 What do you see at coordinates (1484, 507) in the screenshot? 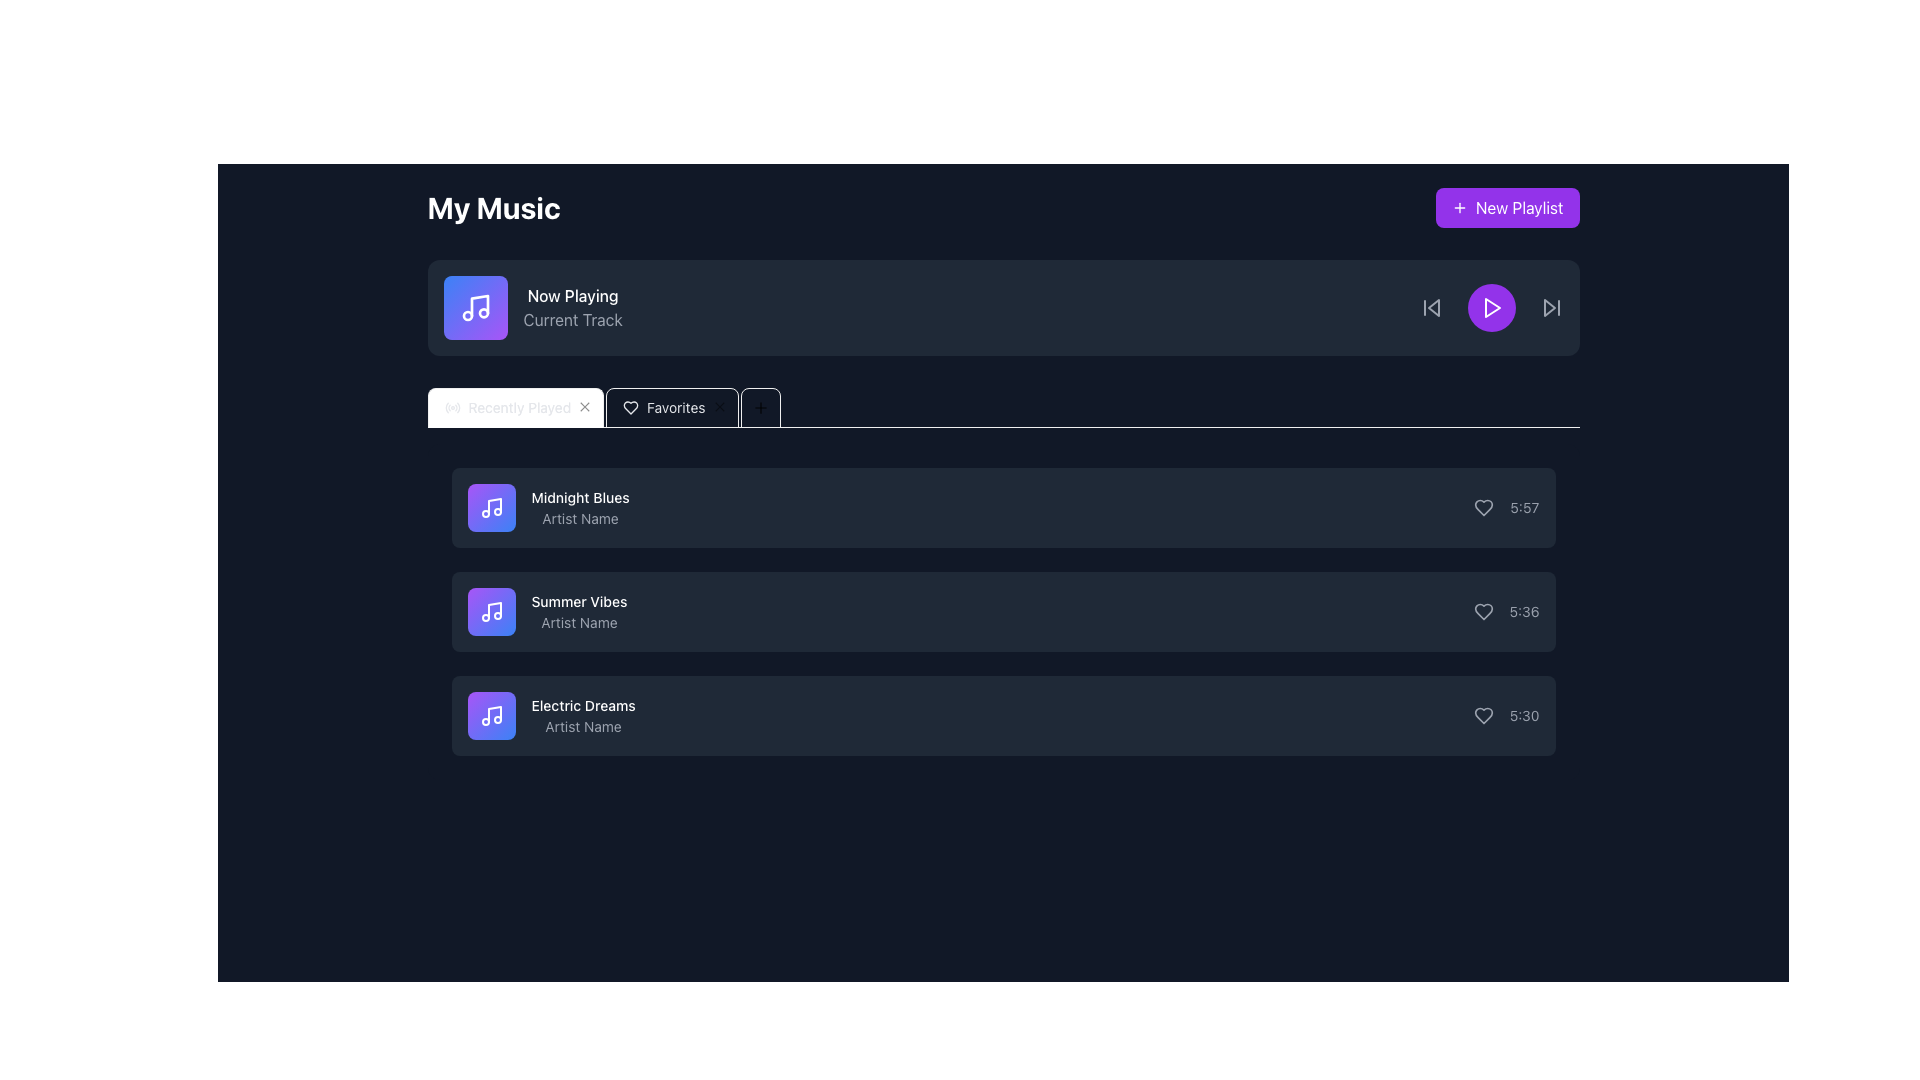
I see `the heart icon button located in the middle-right section of the 'Midnight Blues' song entry to mark or unmark the song as a favorite` at bounding box center [1484, 507].